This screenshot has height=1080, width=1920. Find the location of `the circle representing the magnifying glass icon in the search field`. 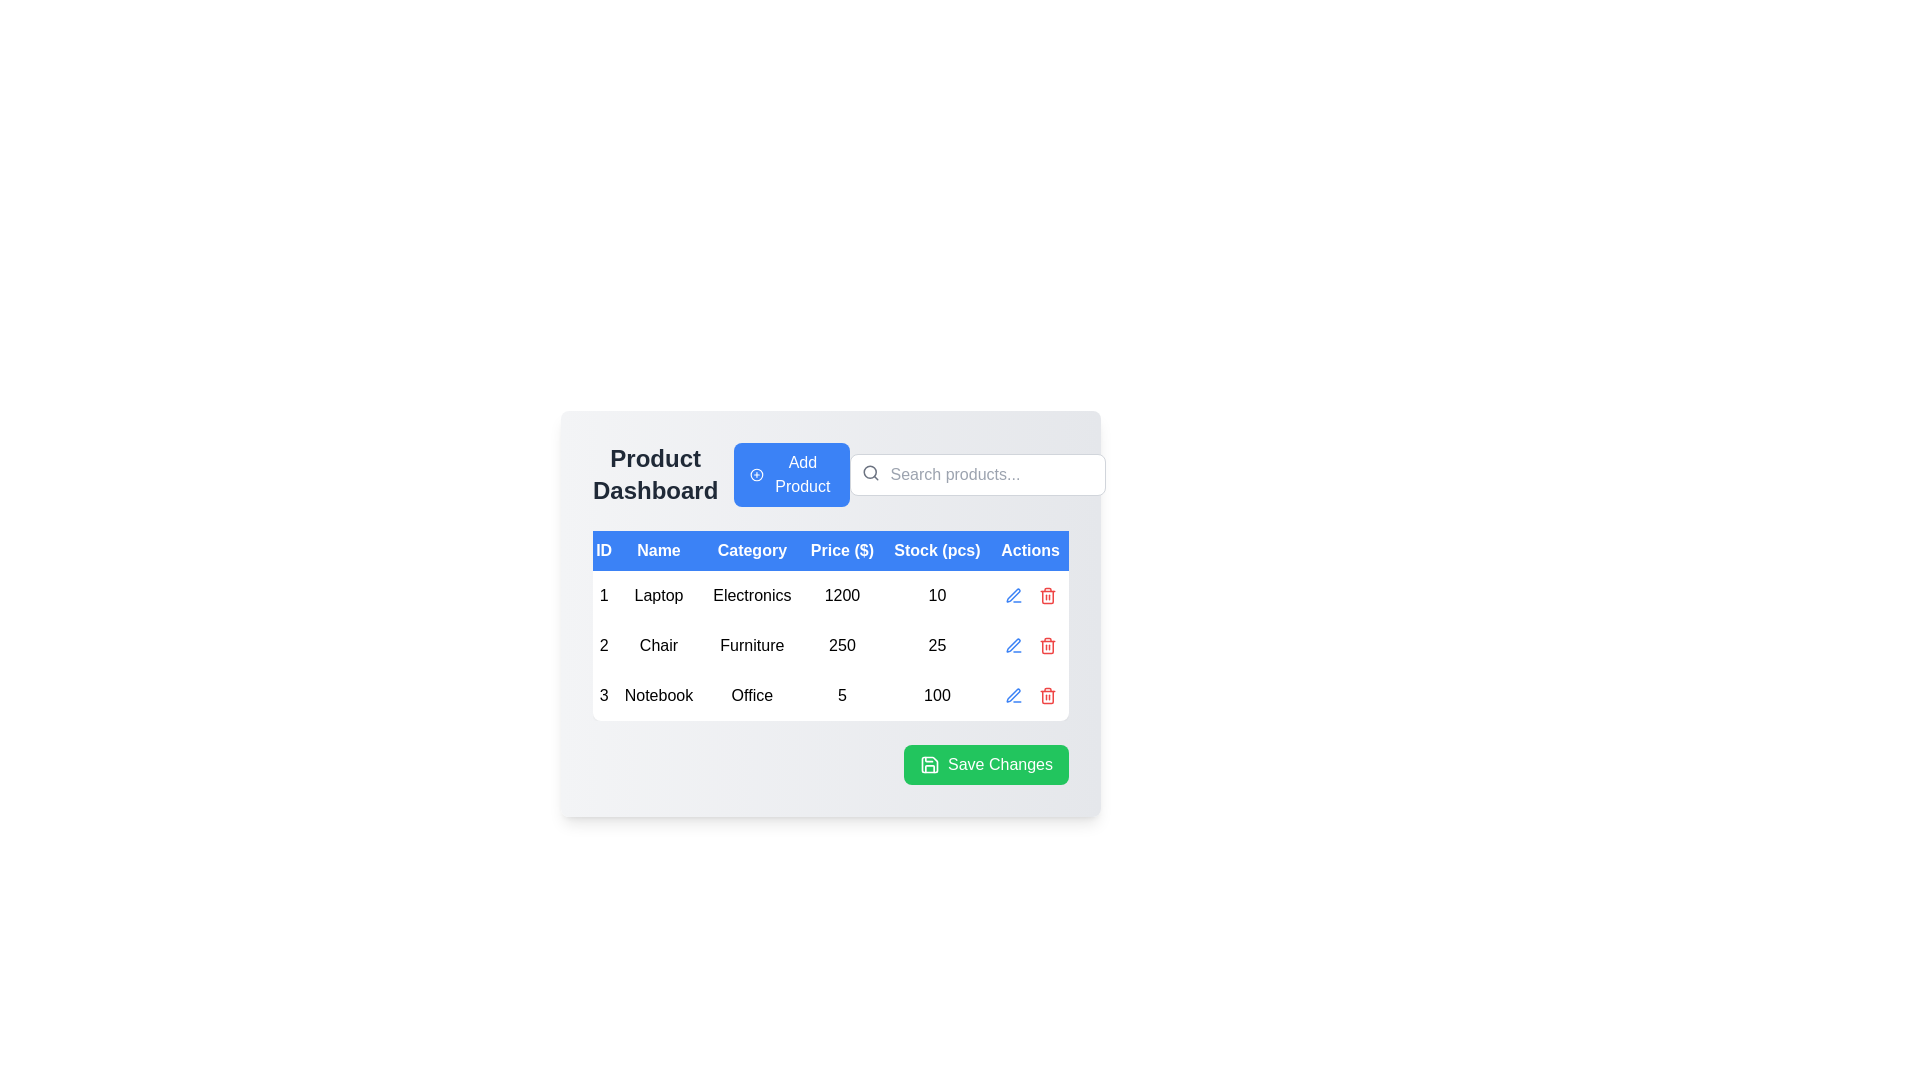

the circle representing the magnifying glass icon in the search field is located at coordinates (869, 472).